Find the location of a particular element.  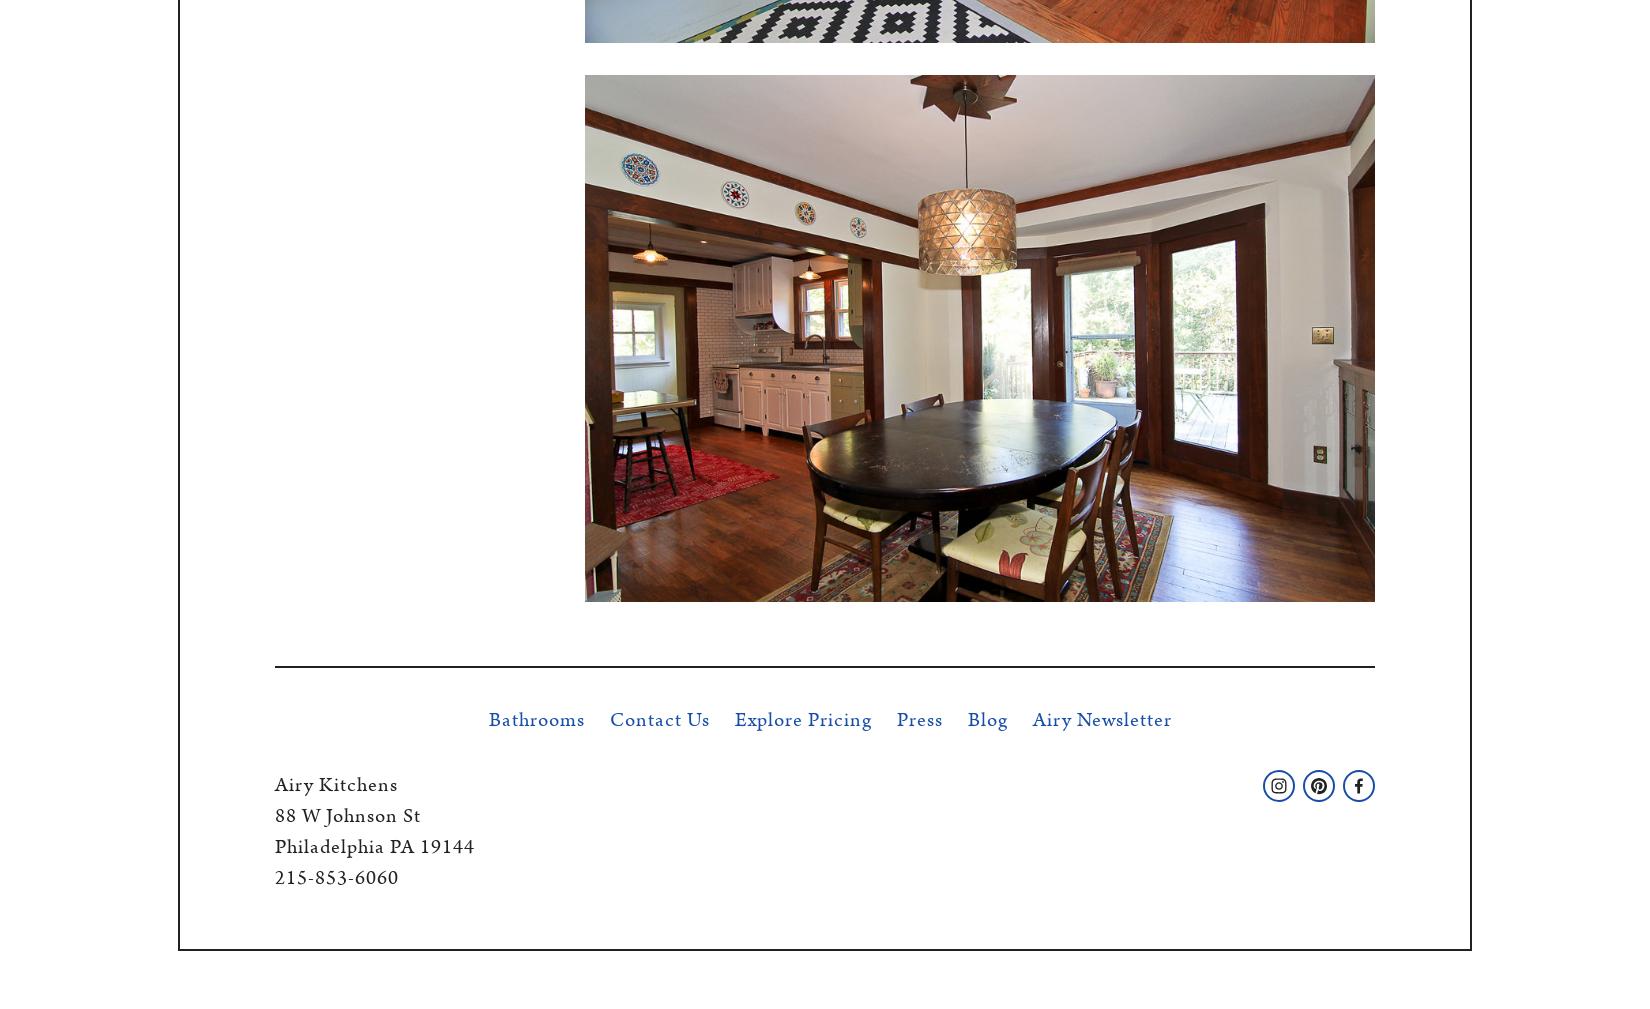

'Airy Newsletter' is located at coordinates (1101, 719).